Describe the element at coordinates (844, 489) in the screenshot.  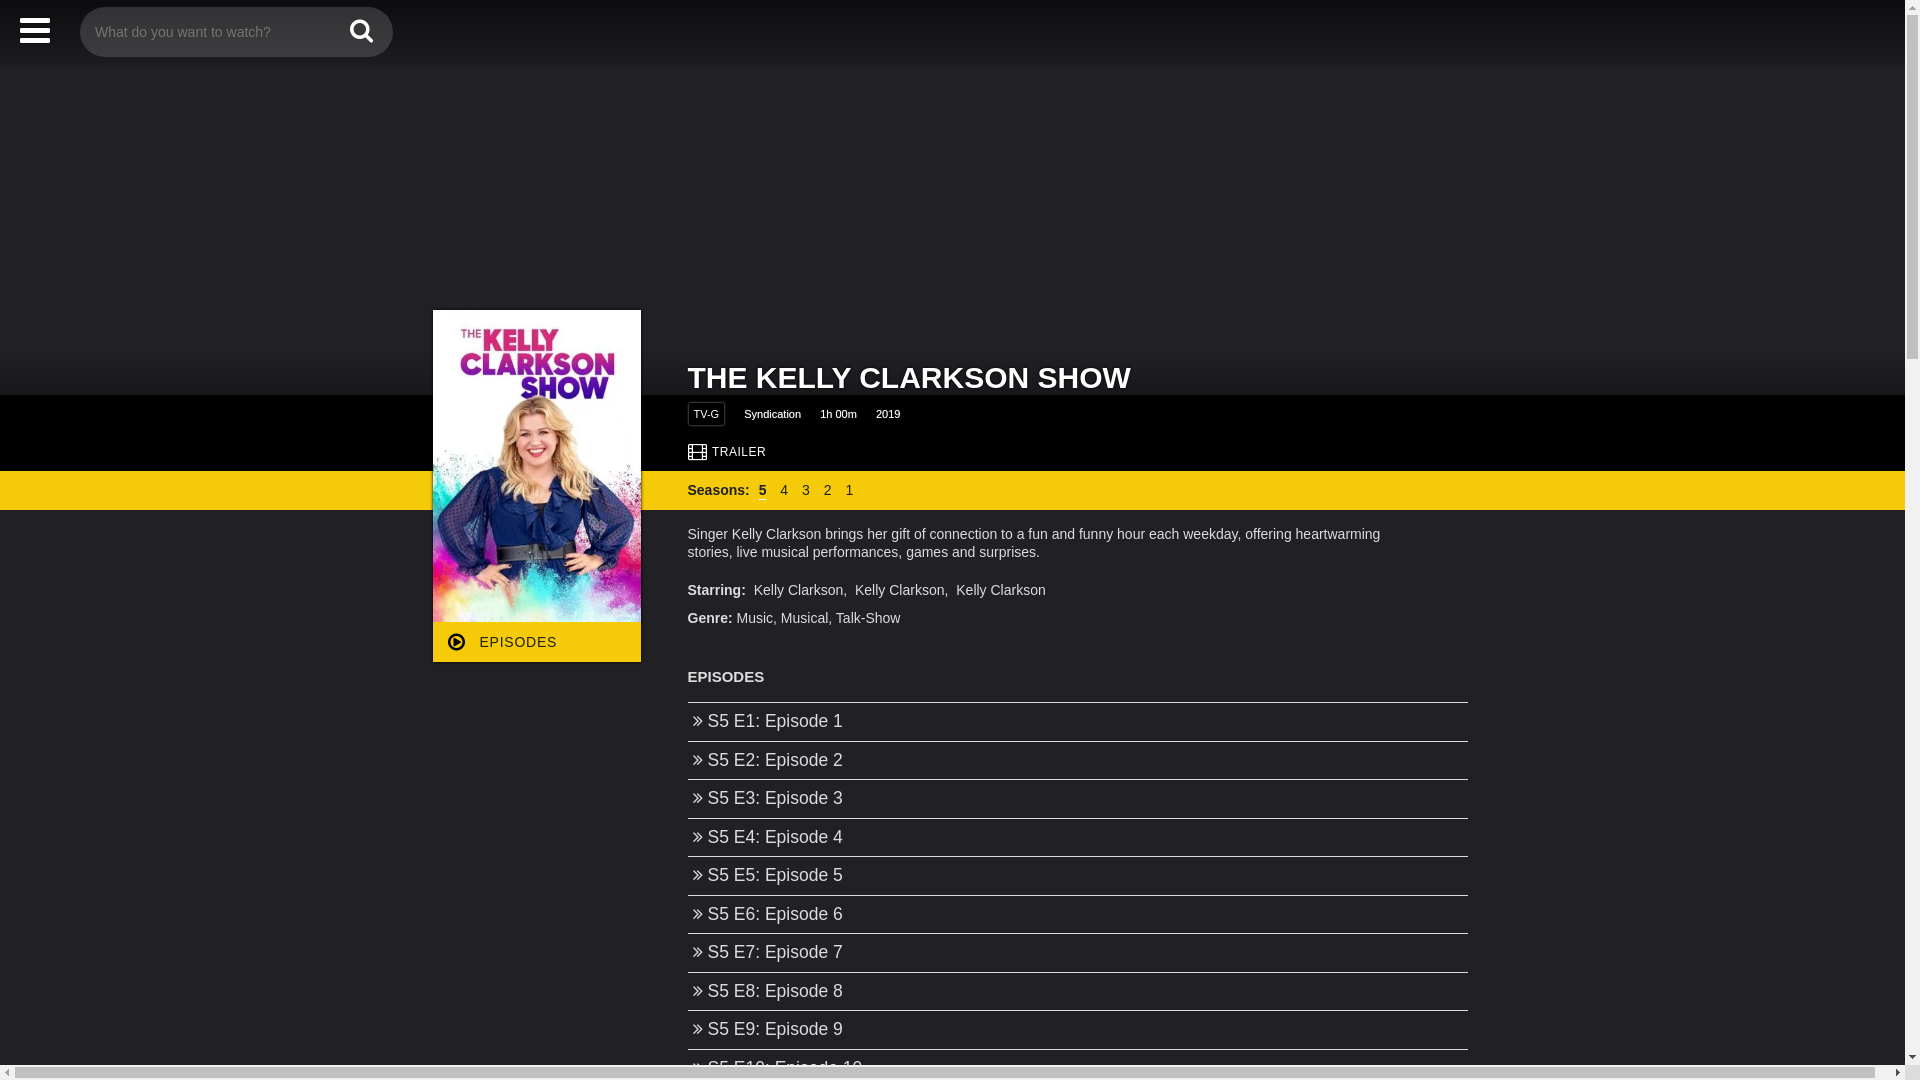
I see `'1'` at that location.